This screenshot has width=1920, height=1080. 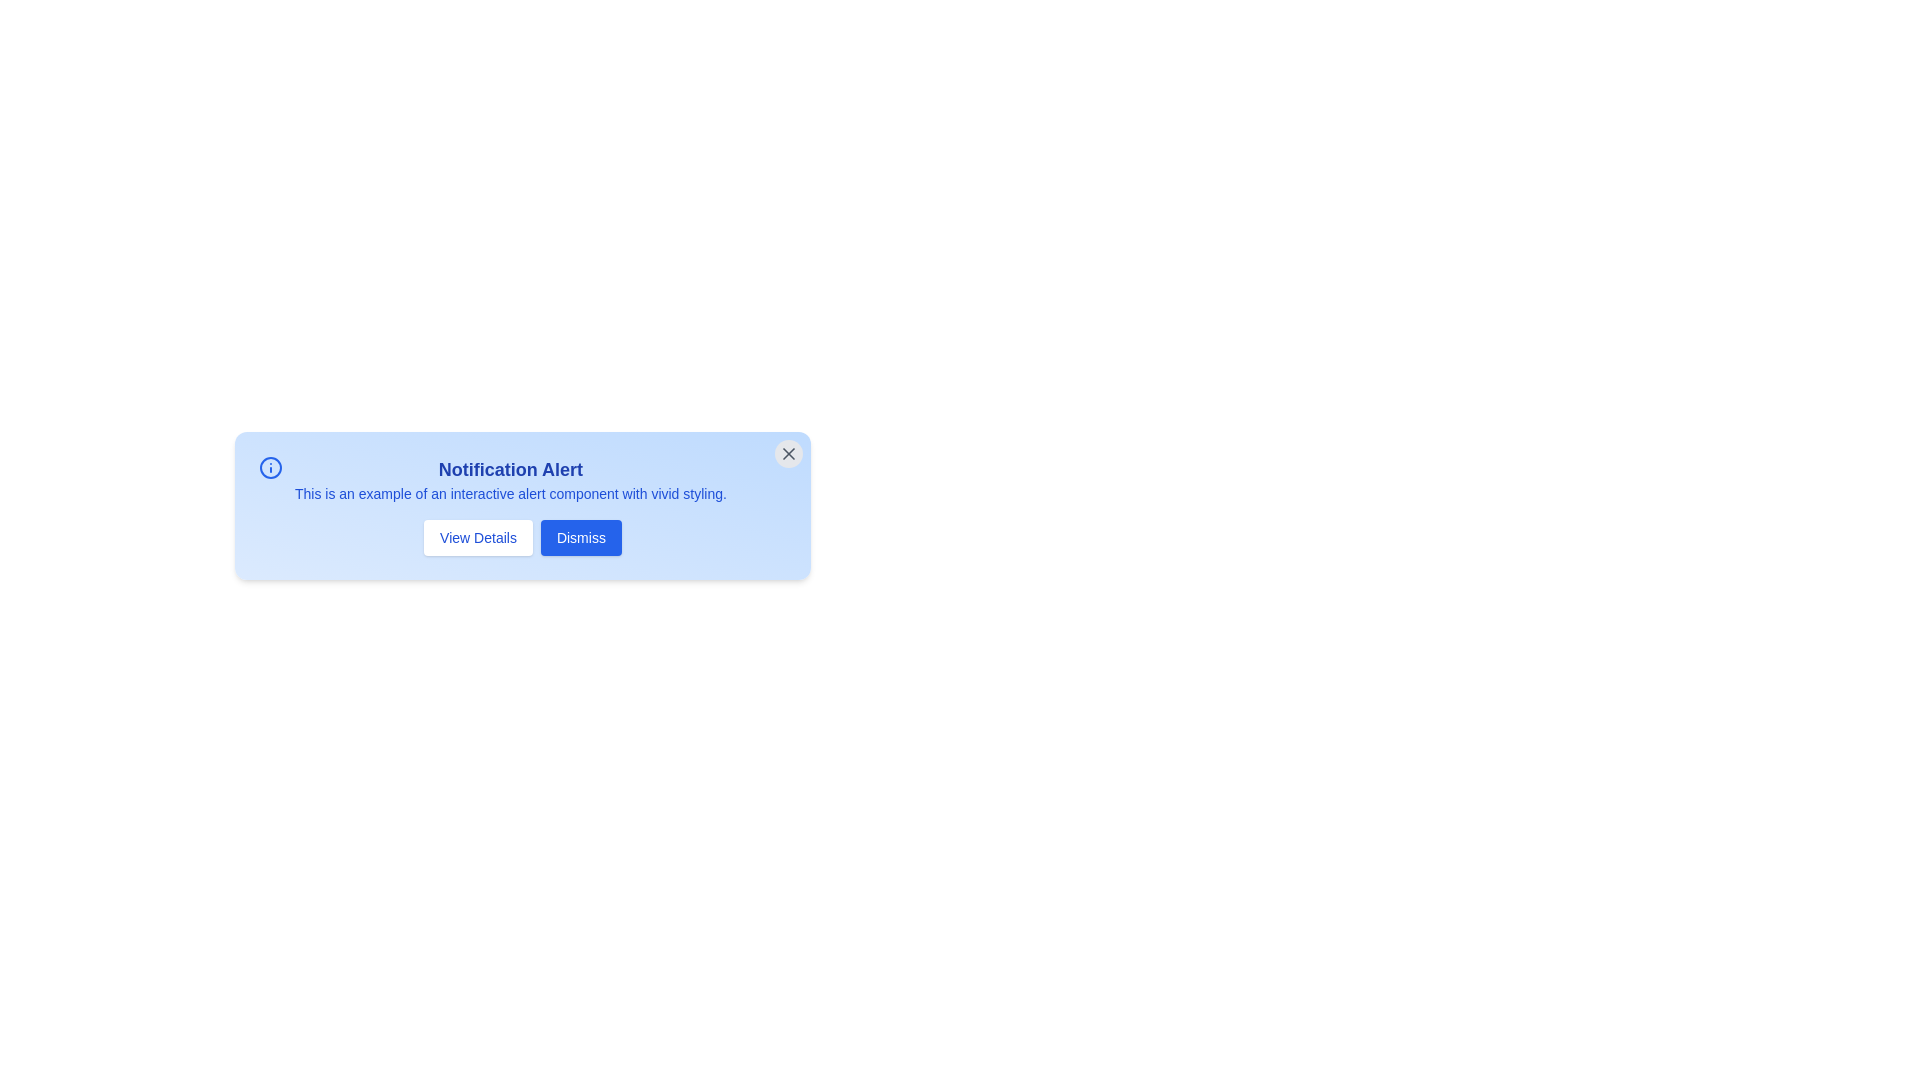 I want to click on the 'Dismiss' button to acknowledge the alert, so click(x=580, y=536).